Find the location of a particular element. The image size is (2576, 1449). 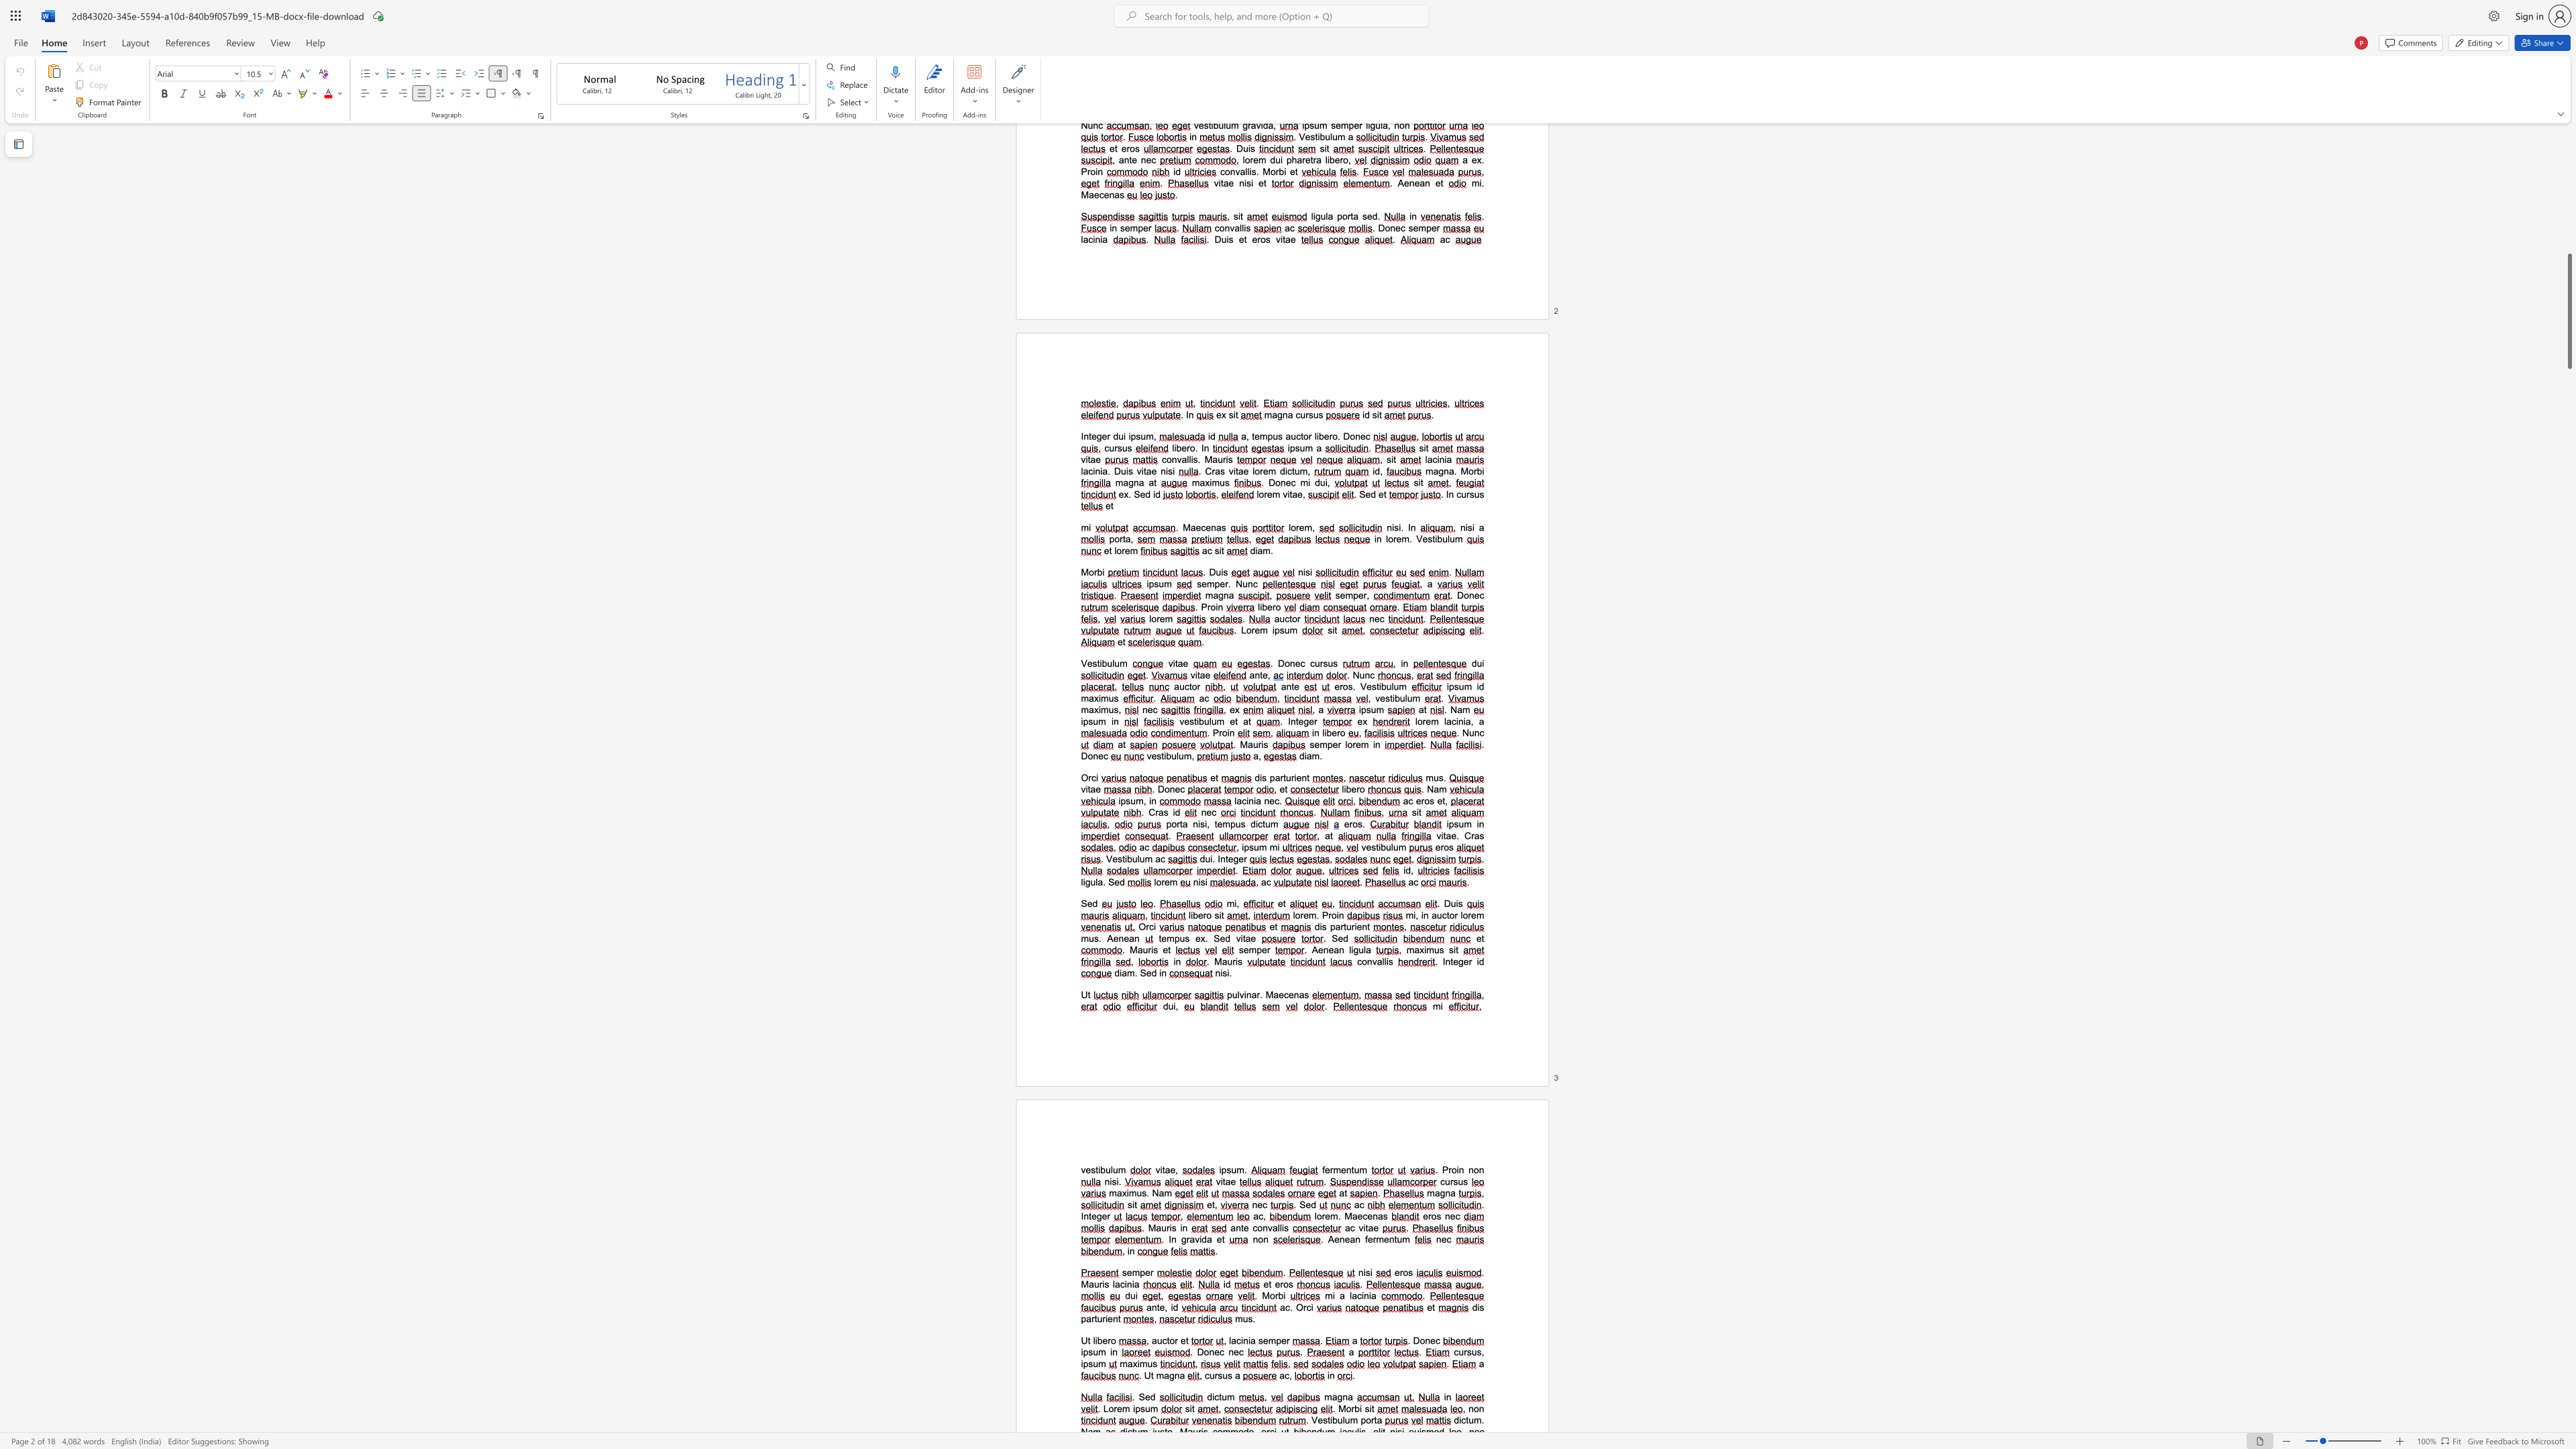

the 1th character "i" in the text is located at coordinates (1334, 1295).